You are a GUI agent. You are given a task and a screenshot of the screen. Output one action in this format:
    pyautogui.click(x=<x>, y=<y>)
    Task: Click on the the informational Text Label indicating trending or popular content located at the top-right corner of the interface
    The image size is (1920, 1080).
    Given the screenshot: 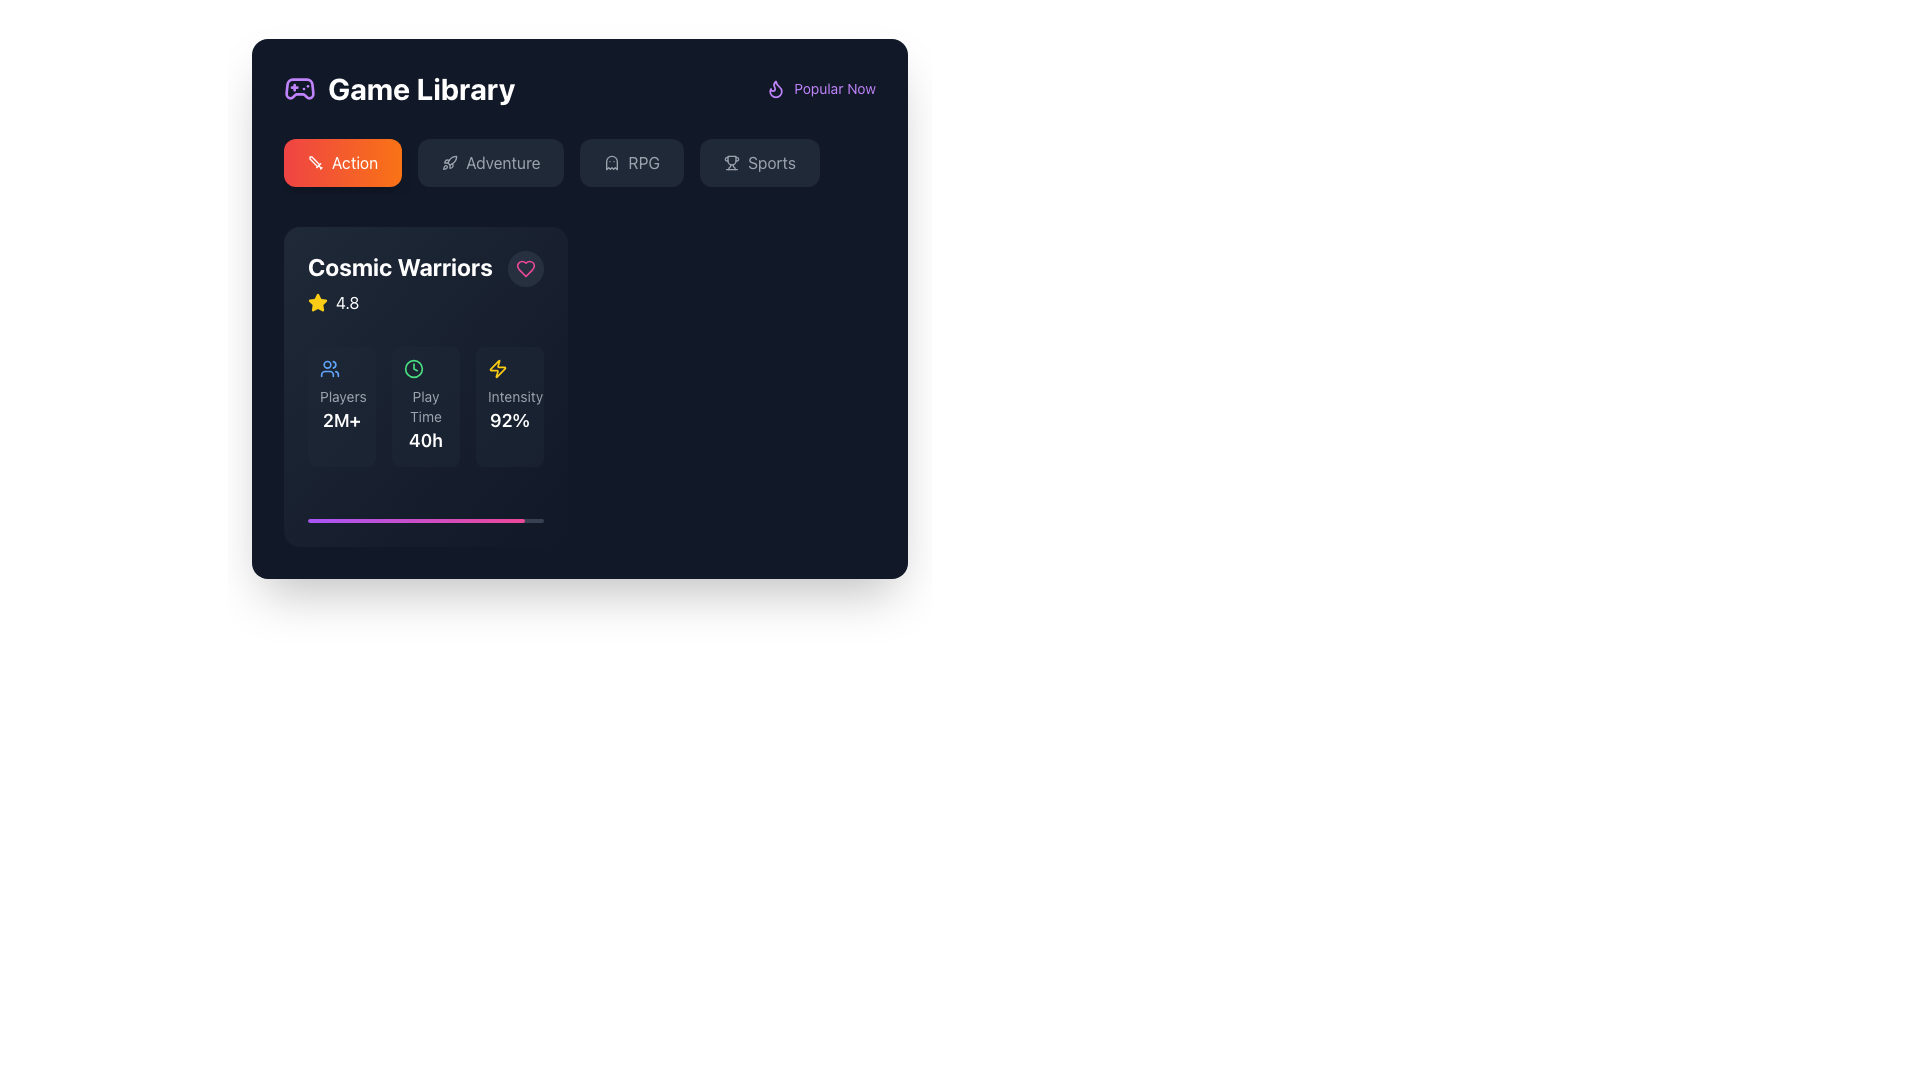 What is the action you would take?
    pyautogui.click(x=835, y=87)
    